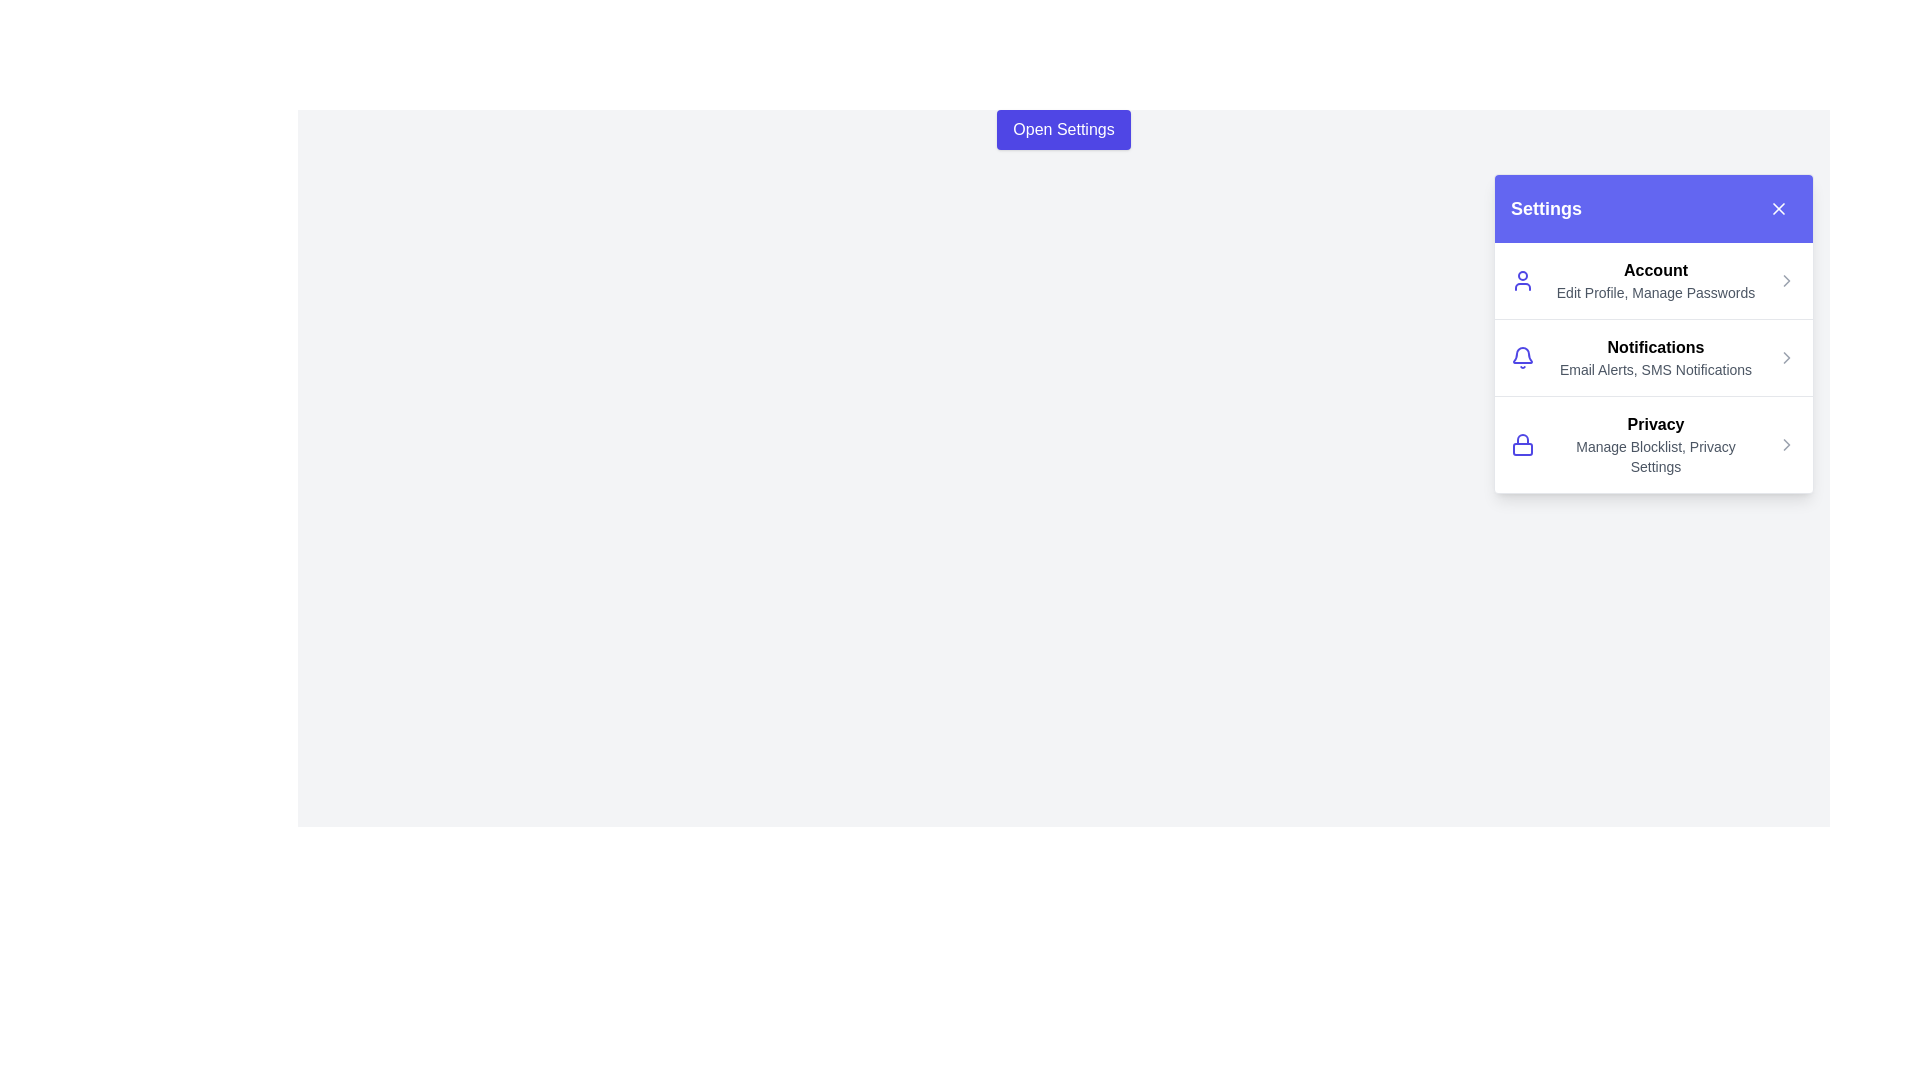 This screenshot has width=1920, height=1080. Describe the element at coordinates (1656, 423) in the screenshot. I see `the 'Privacy' label, which is the bold title of the third section in the settings menu, located above 'Manage Blocklist, Privacy Settings' and below 'Notifications'` at that location.